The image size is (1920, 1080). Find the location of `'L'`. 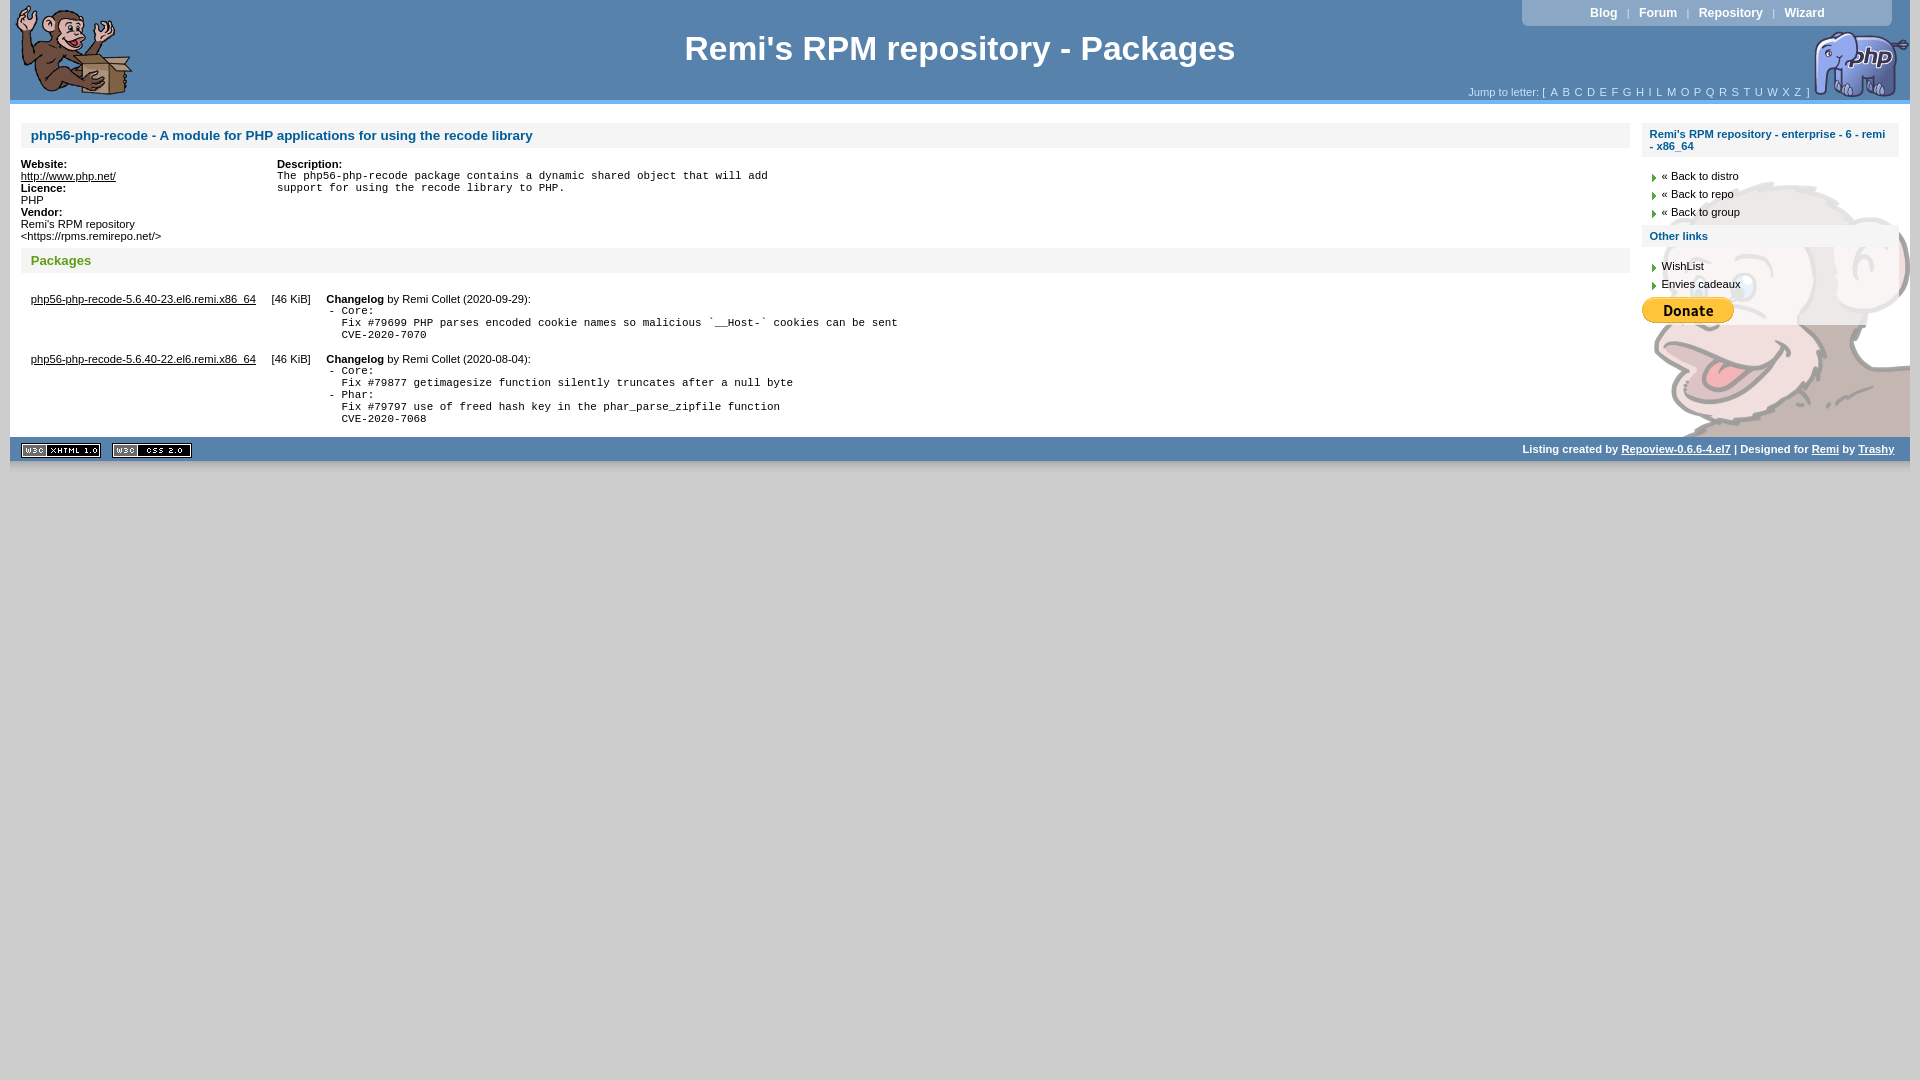

'L' is located at coordinates (1659, 92).